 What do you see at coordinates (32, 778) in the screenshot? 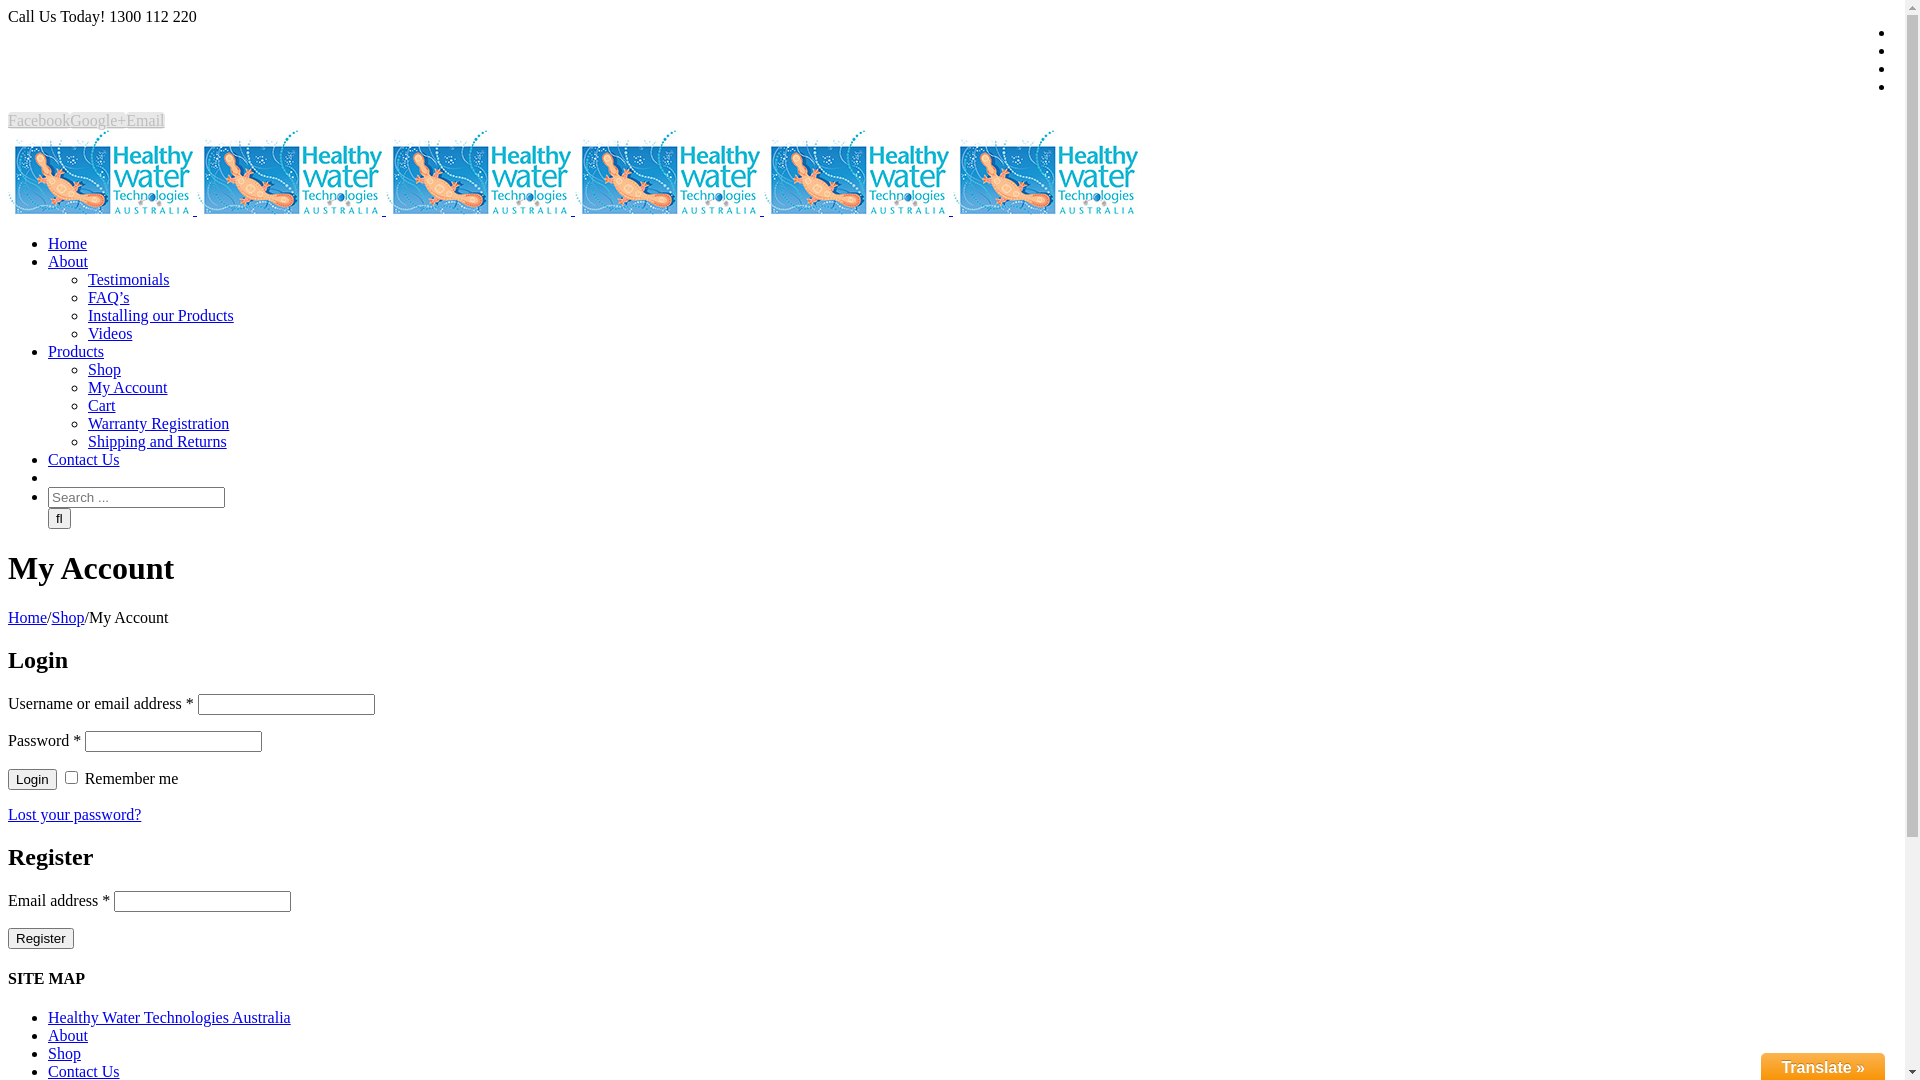
I see `'Login'` at bounding box center [32, 778].